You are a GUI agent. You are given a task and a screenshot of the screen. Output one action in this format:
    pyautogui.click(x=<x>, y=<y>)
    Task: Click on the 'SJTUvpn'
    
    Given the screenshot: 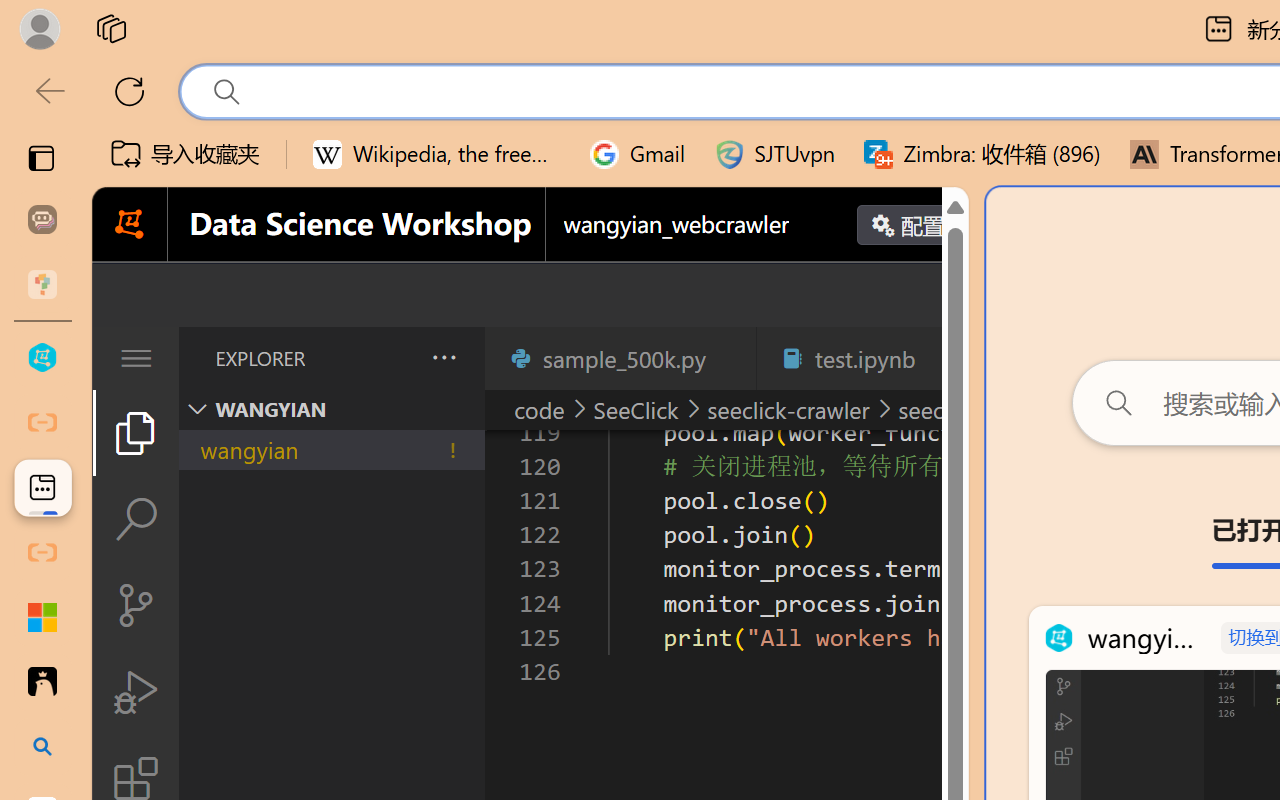 What is the action you would take?
    pyautogui.click(x=773, y=154)
    